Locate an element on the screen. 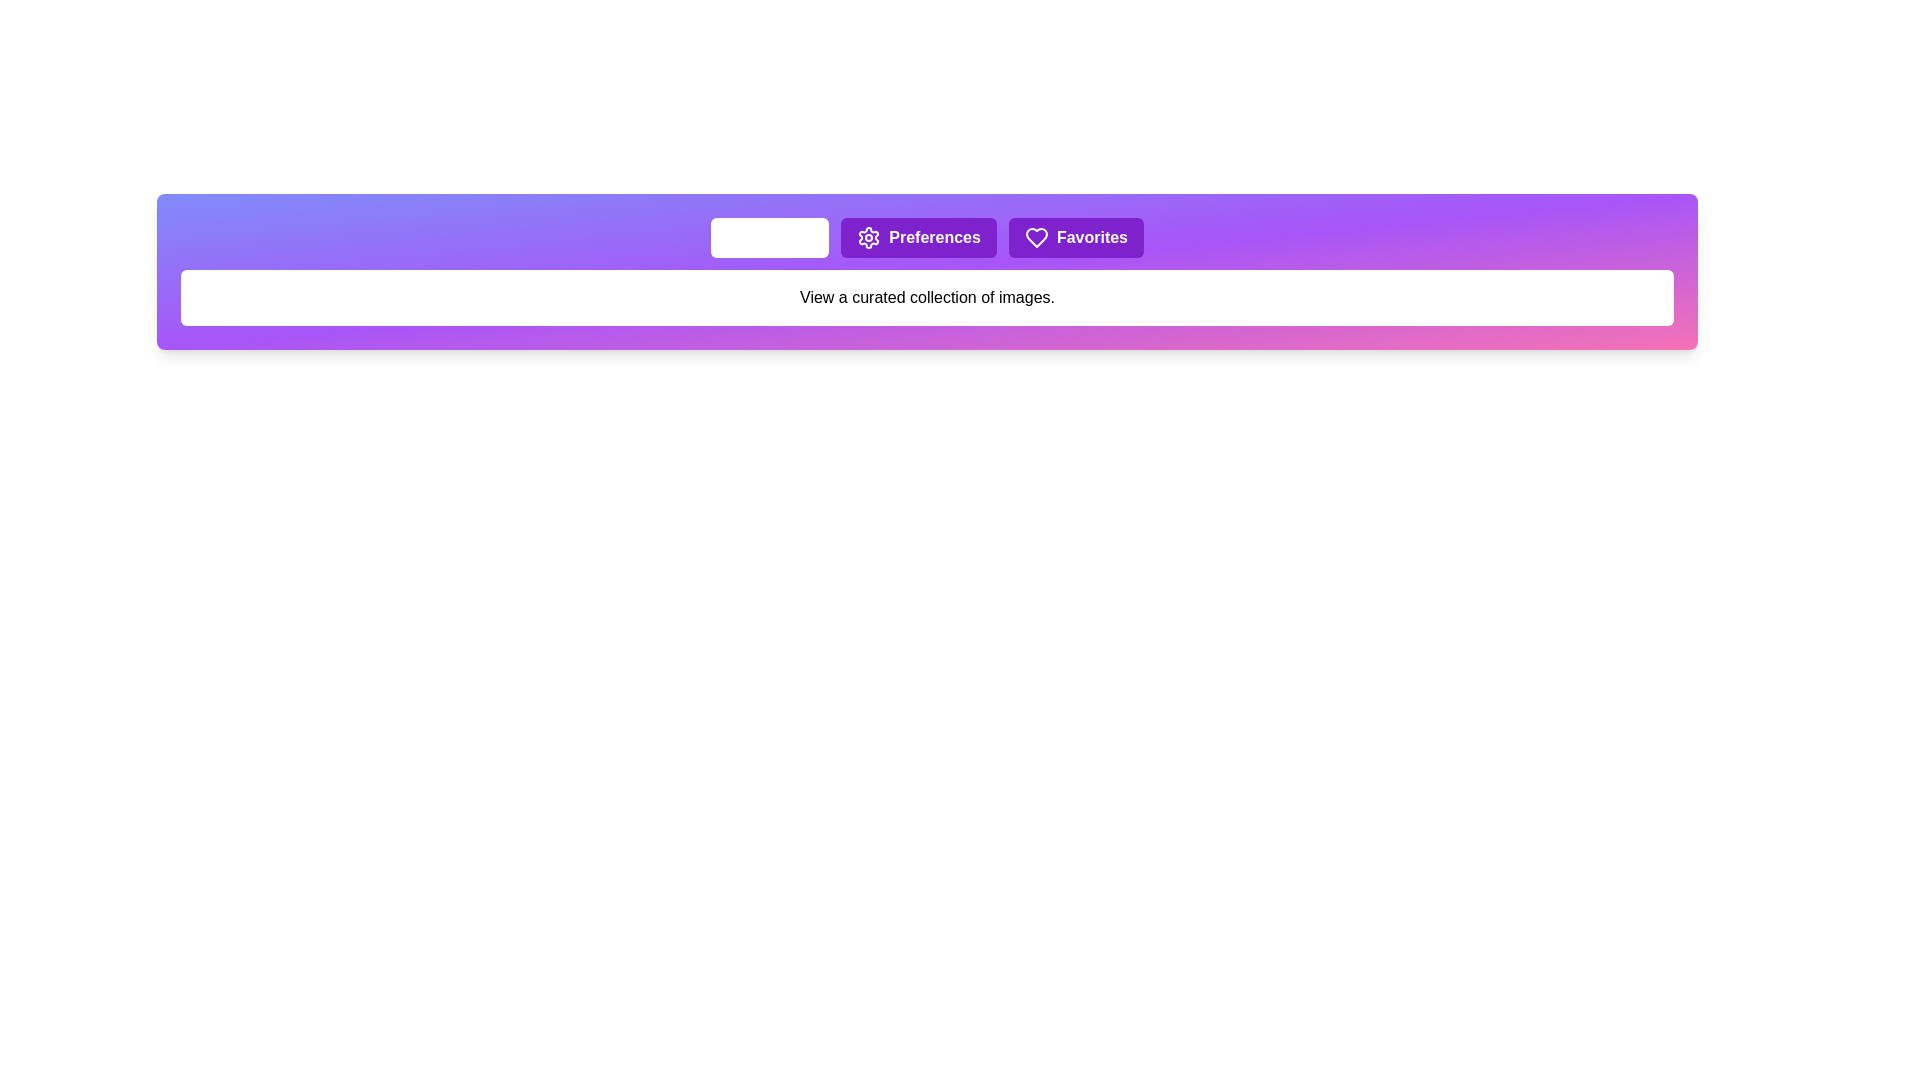 The height and width of the screenshot is (1080, 1920). the button labeled 'Gallery' to observe visual feedback is located at coordinates (768, 237).